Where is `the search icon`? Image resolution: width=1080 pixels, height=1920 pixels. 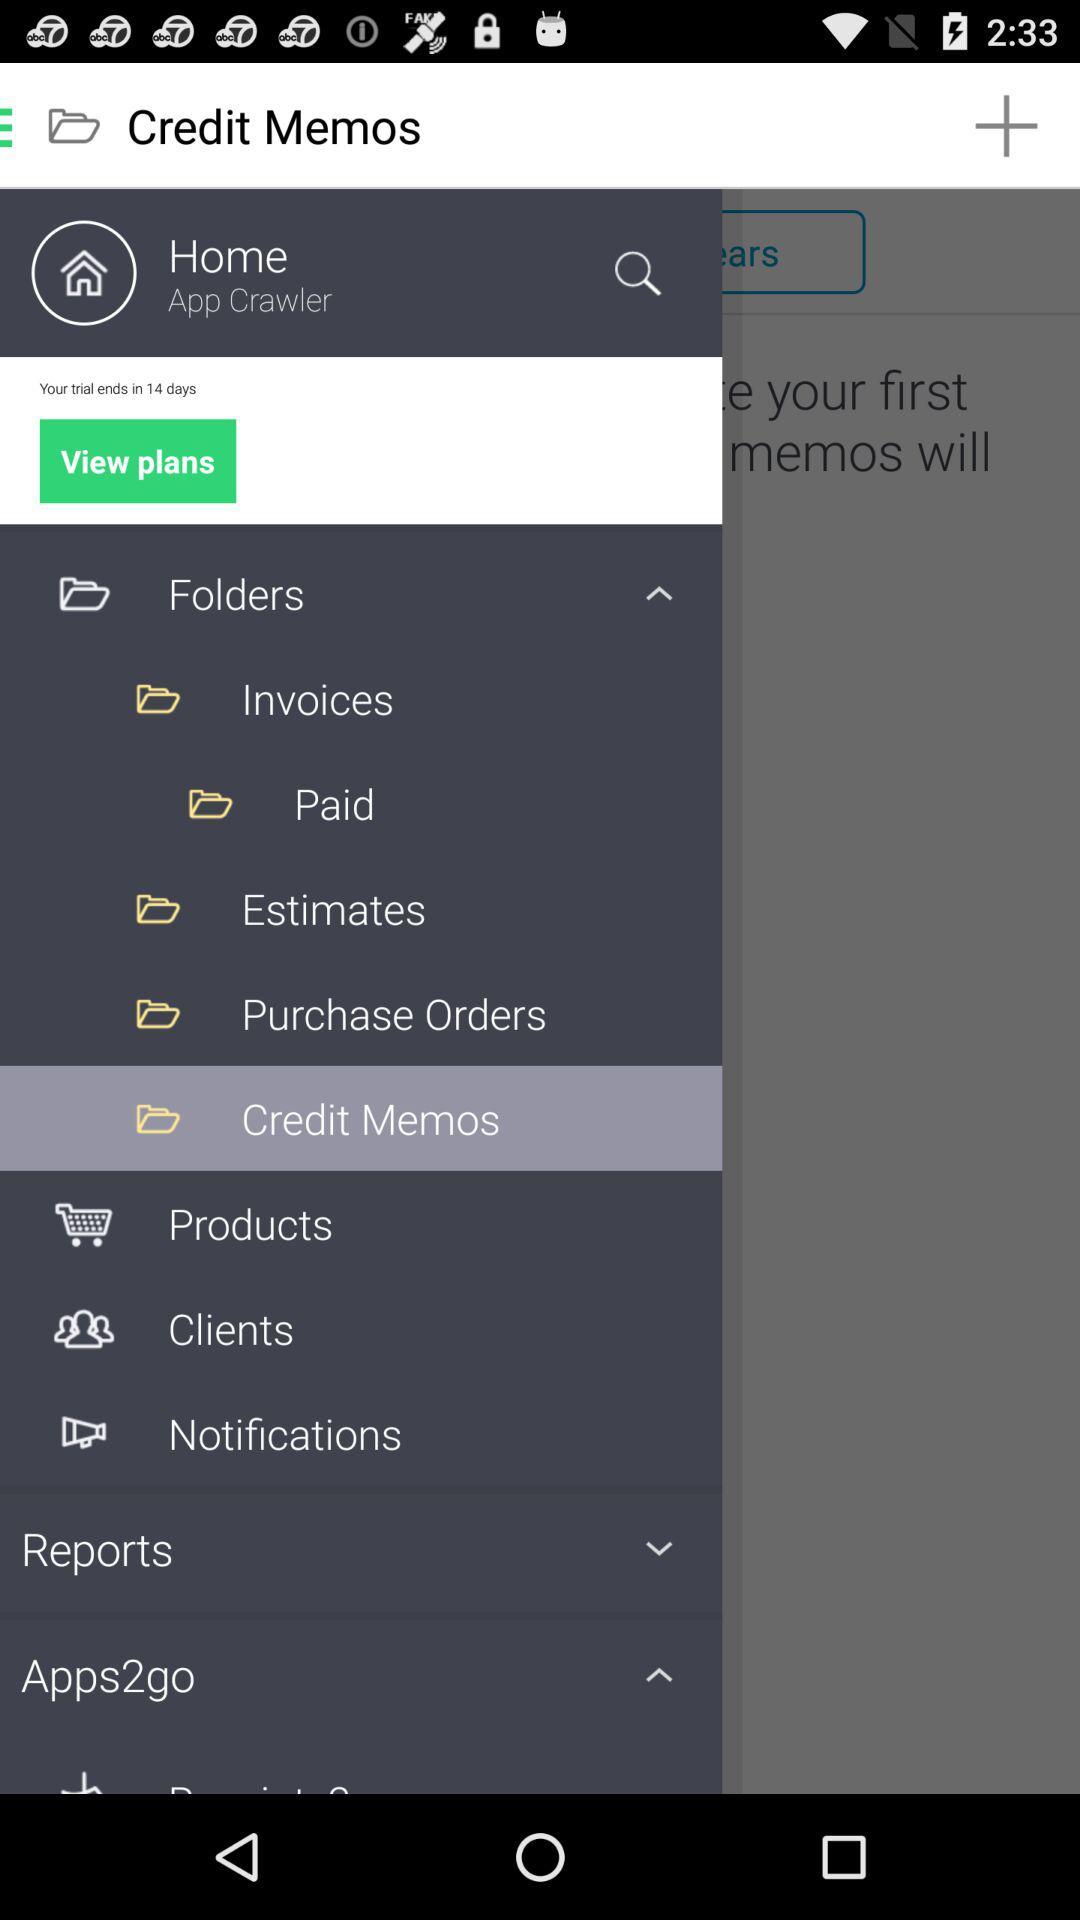
the search icon is located at coordinates (638, 291).